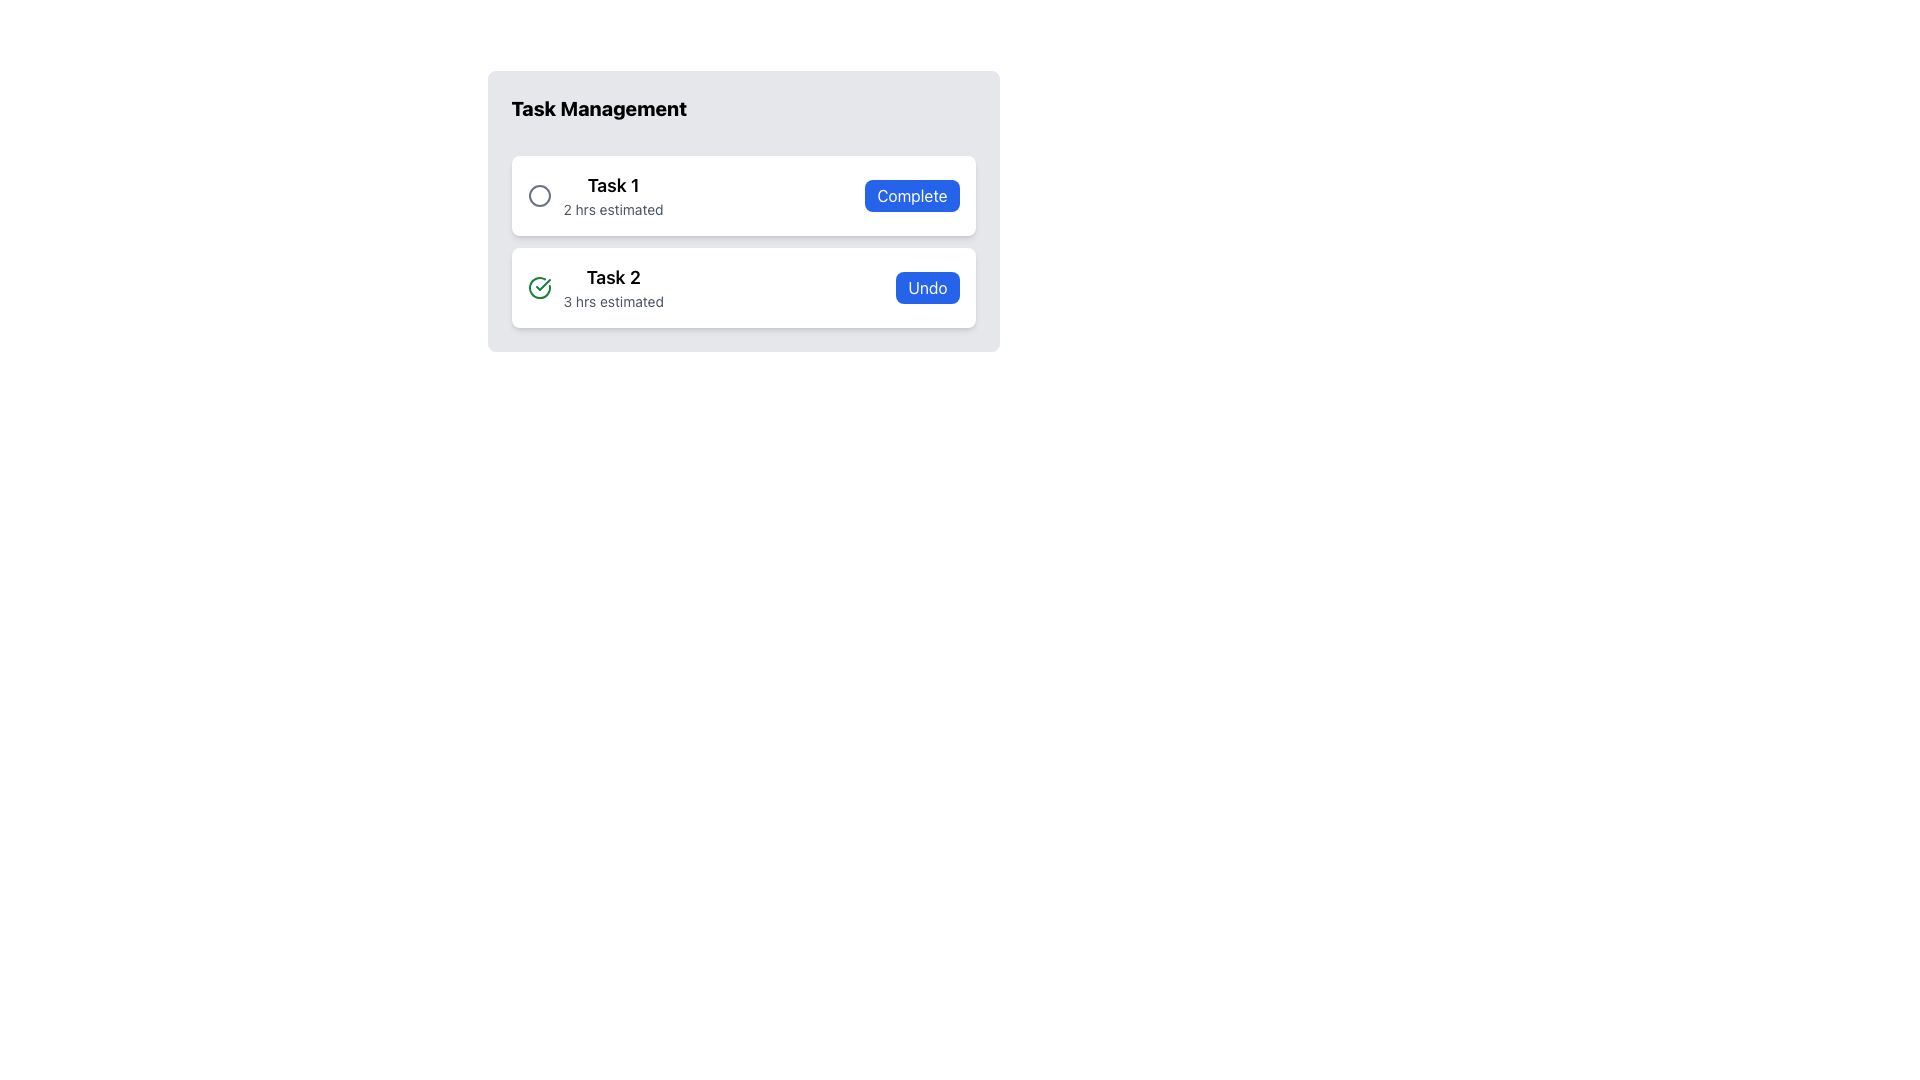 The width and height of the screenshot is (1920, 1080). Describe the element at coordinates (539, 196) in the screenshot. I see `the circular gray icon located to the left of the 'Task 1' label in the first task row` at that location.